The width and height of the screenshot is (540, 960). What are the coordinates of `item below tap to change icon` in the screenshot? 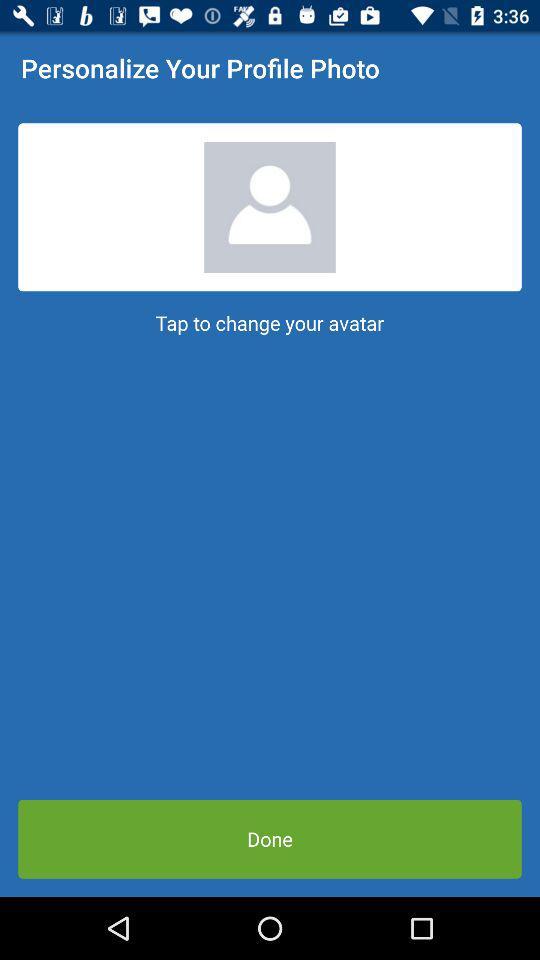 It's located at (270, 839).